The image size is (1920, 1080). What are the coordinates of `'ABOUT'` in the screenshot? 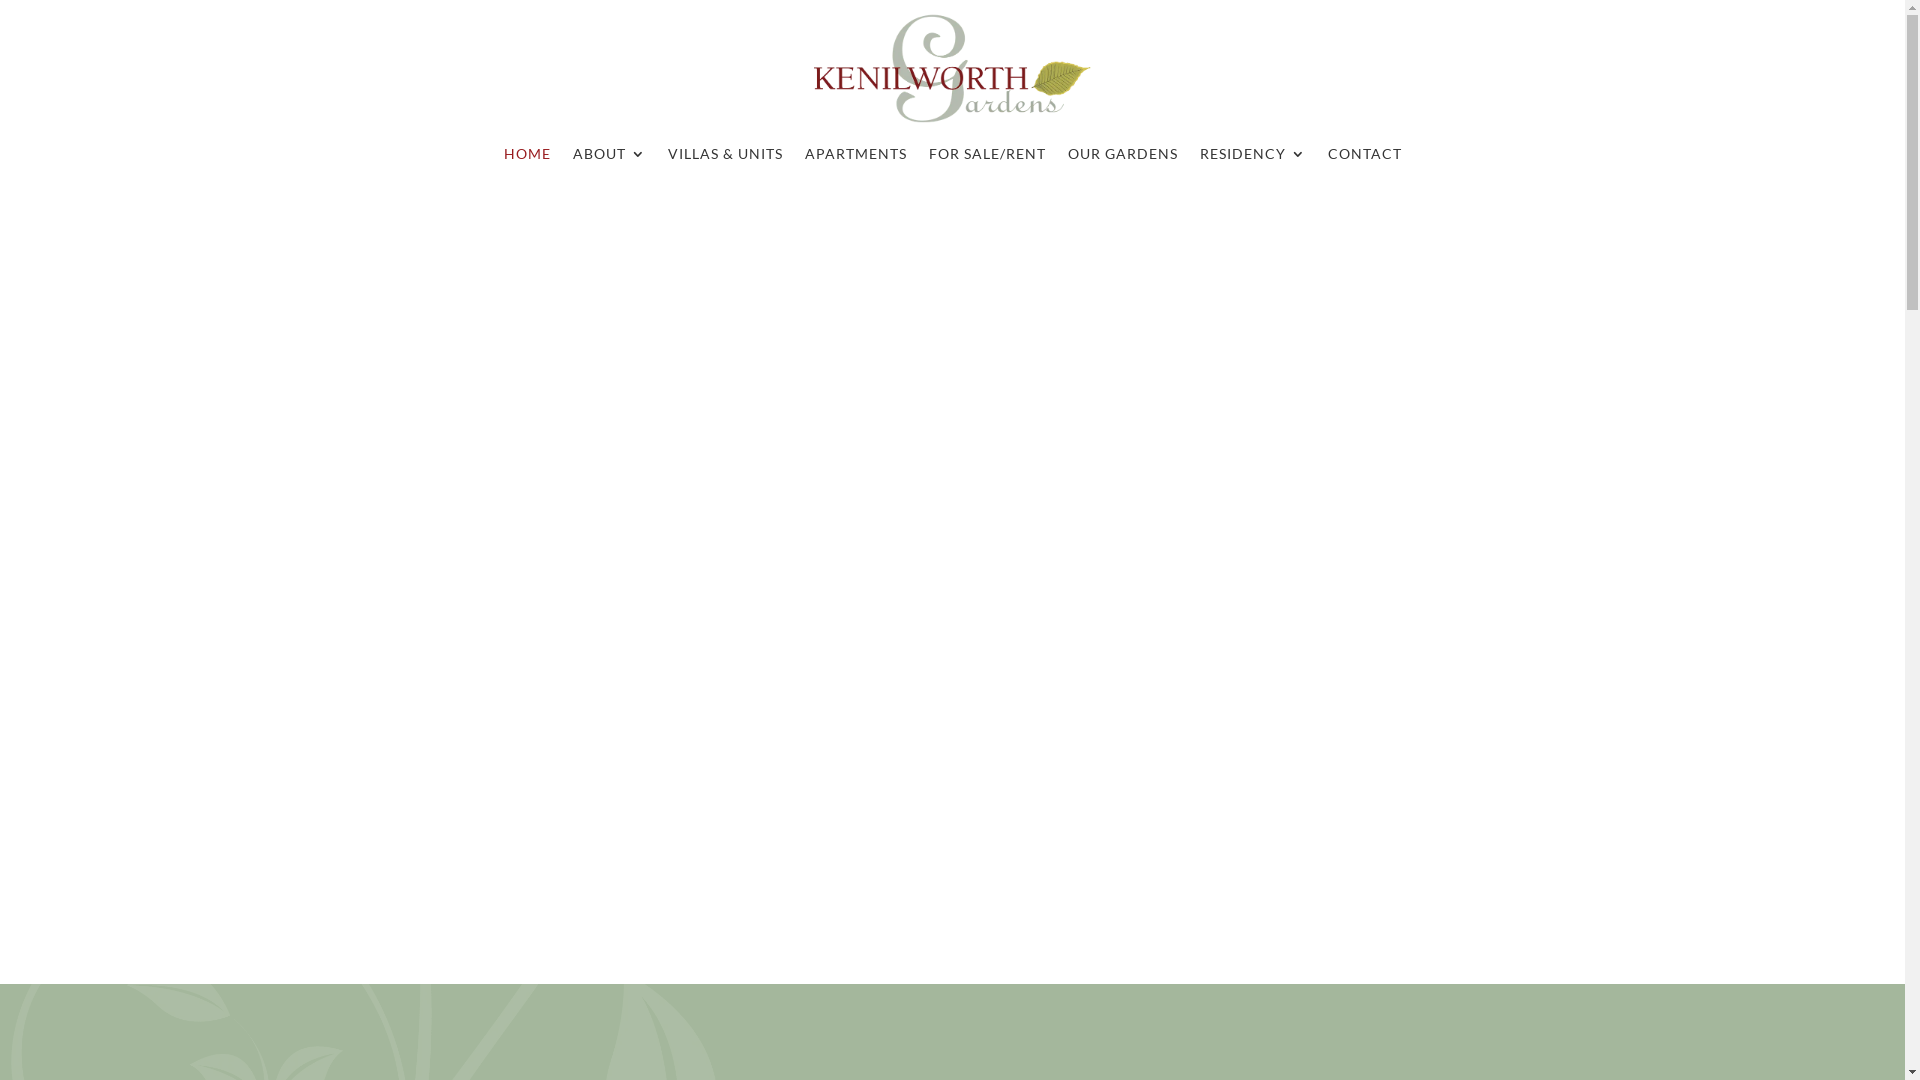 It's located at (607, 157).